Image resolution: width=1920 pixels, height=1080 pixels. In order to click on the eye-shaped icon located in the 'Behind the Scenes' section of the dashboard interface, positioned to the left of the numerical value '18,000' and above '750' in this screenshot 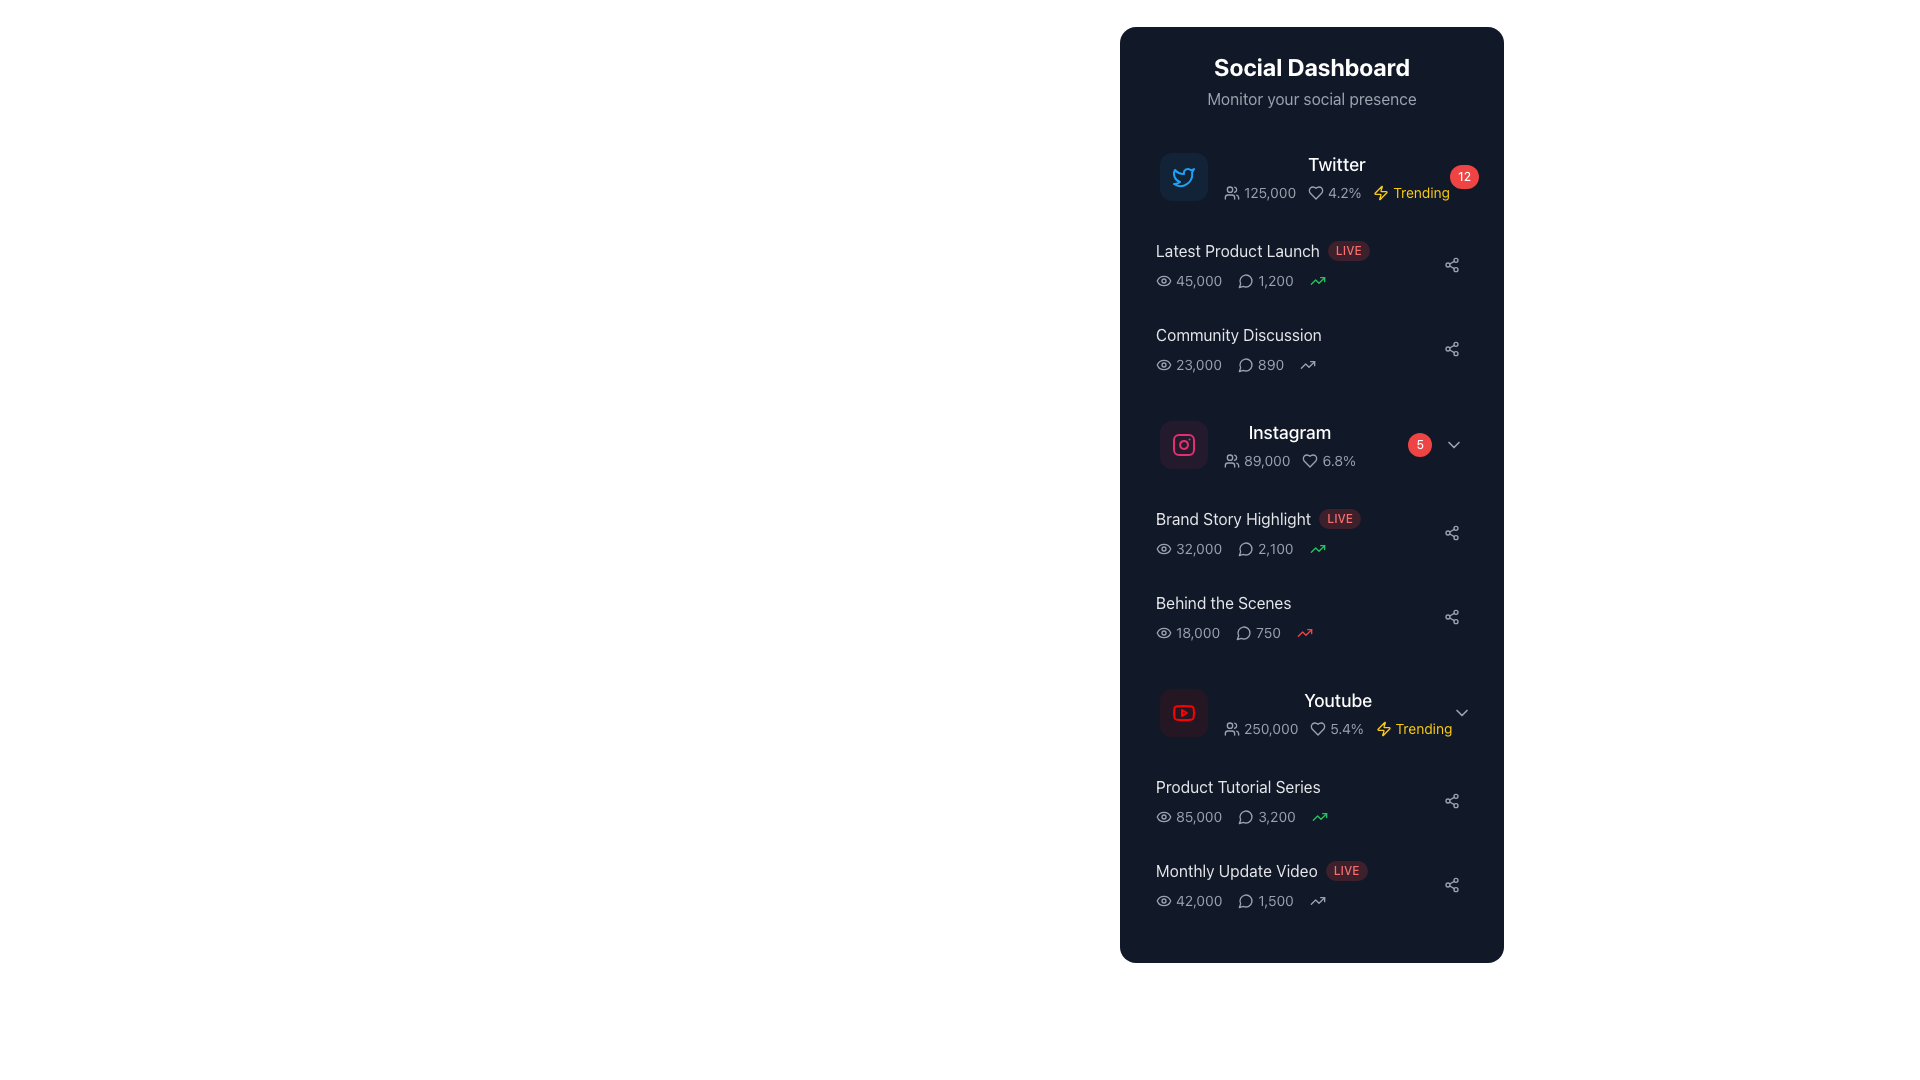, I will do `click(1163, 632)`.